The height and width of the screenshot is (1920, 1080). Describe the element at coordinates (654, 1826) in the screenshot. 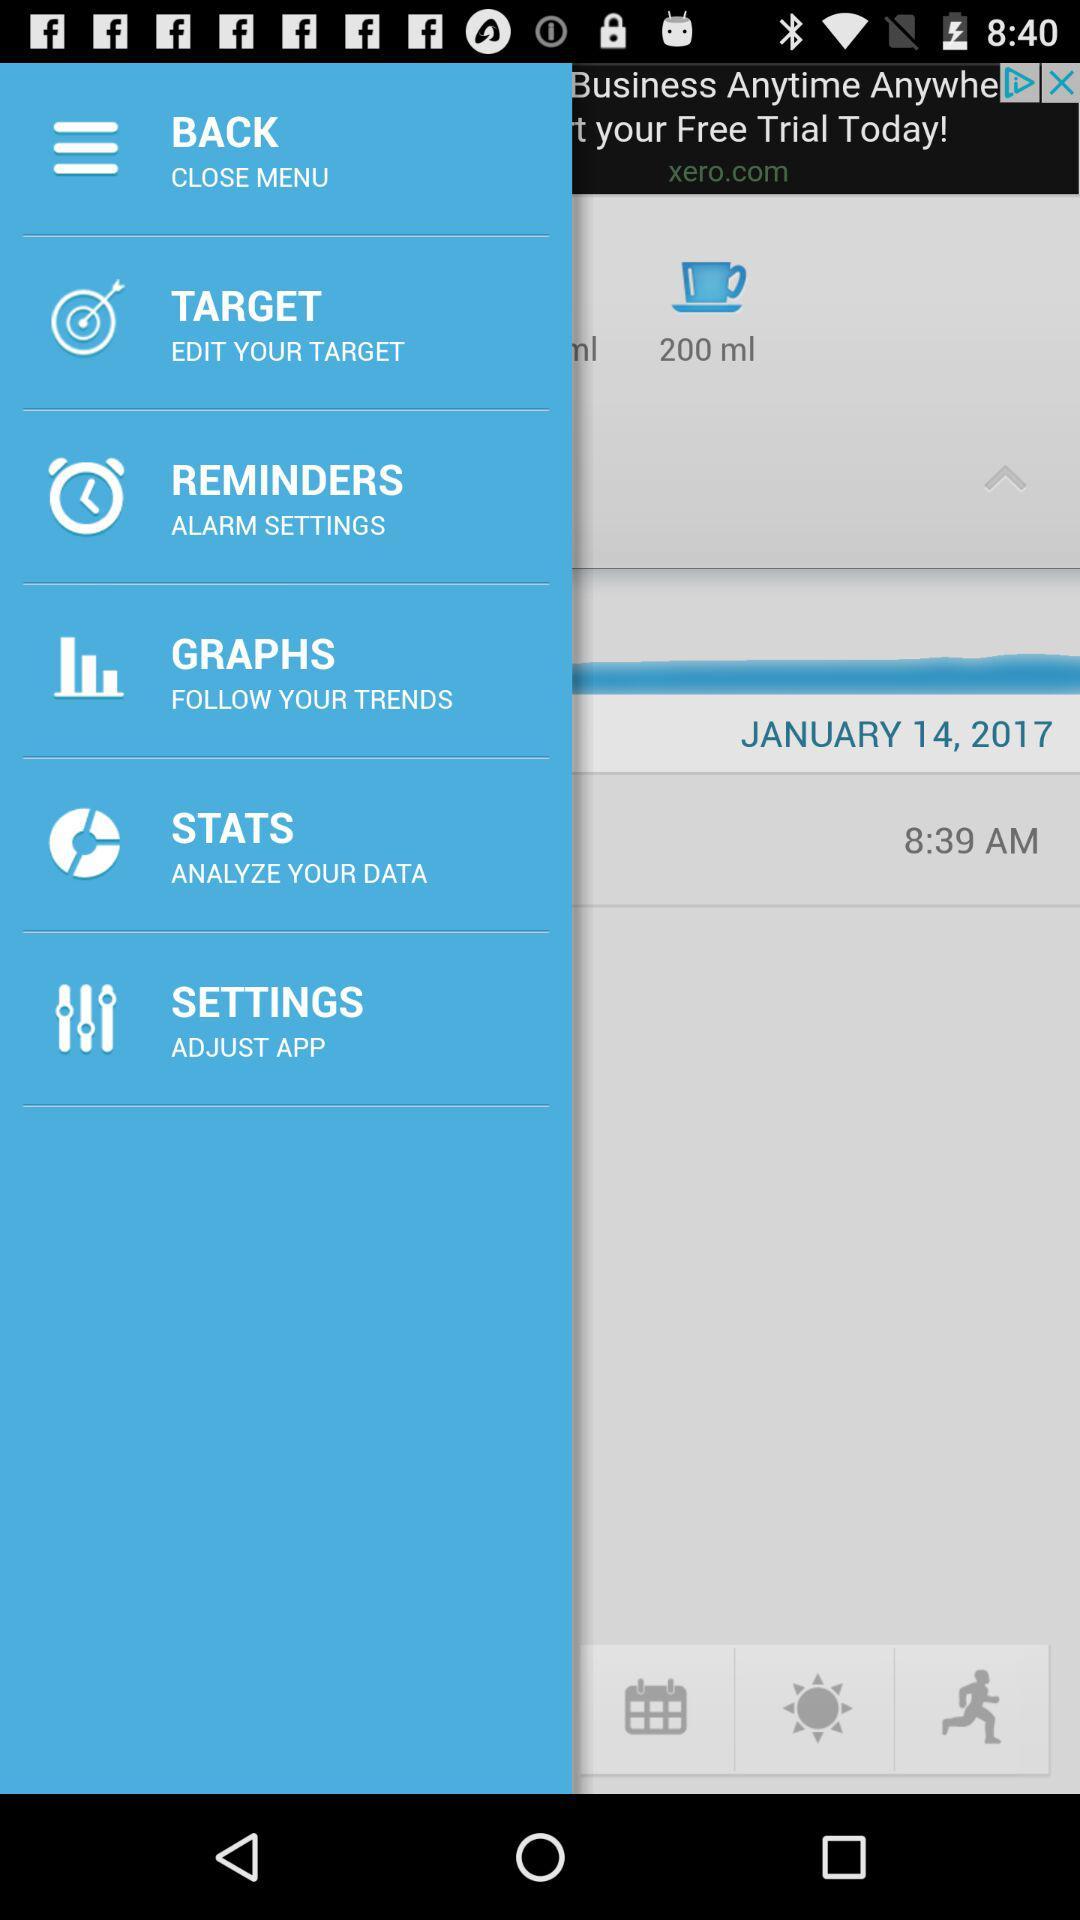

I see `the date_range icon` at that location.